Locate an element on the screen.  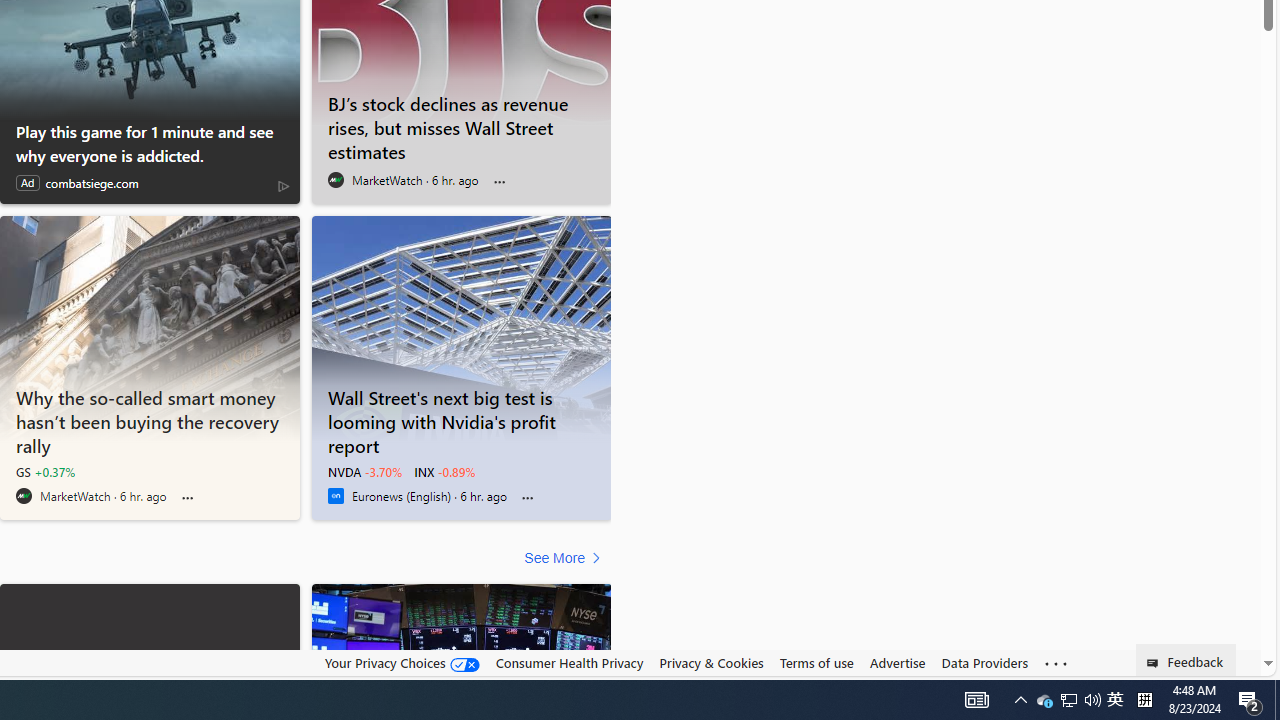
'Data Providers' is located at coordinates (984, 663).